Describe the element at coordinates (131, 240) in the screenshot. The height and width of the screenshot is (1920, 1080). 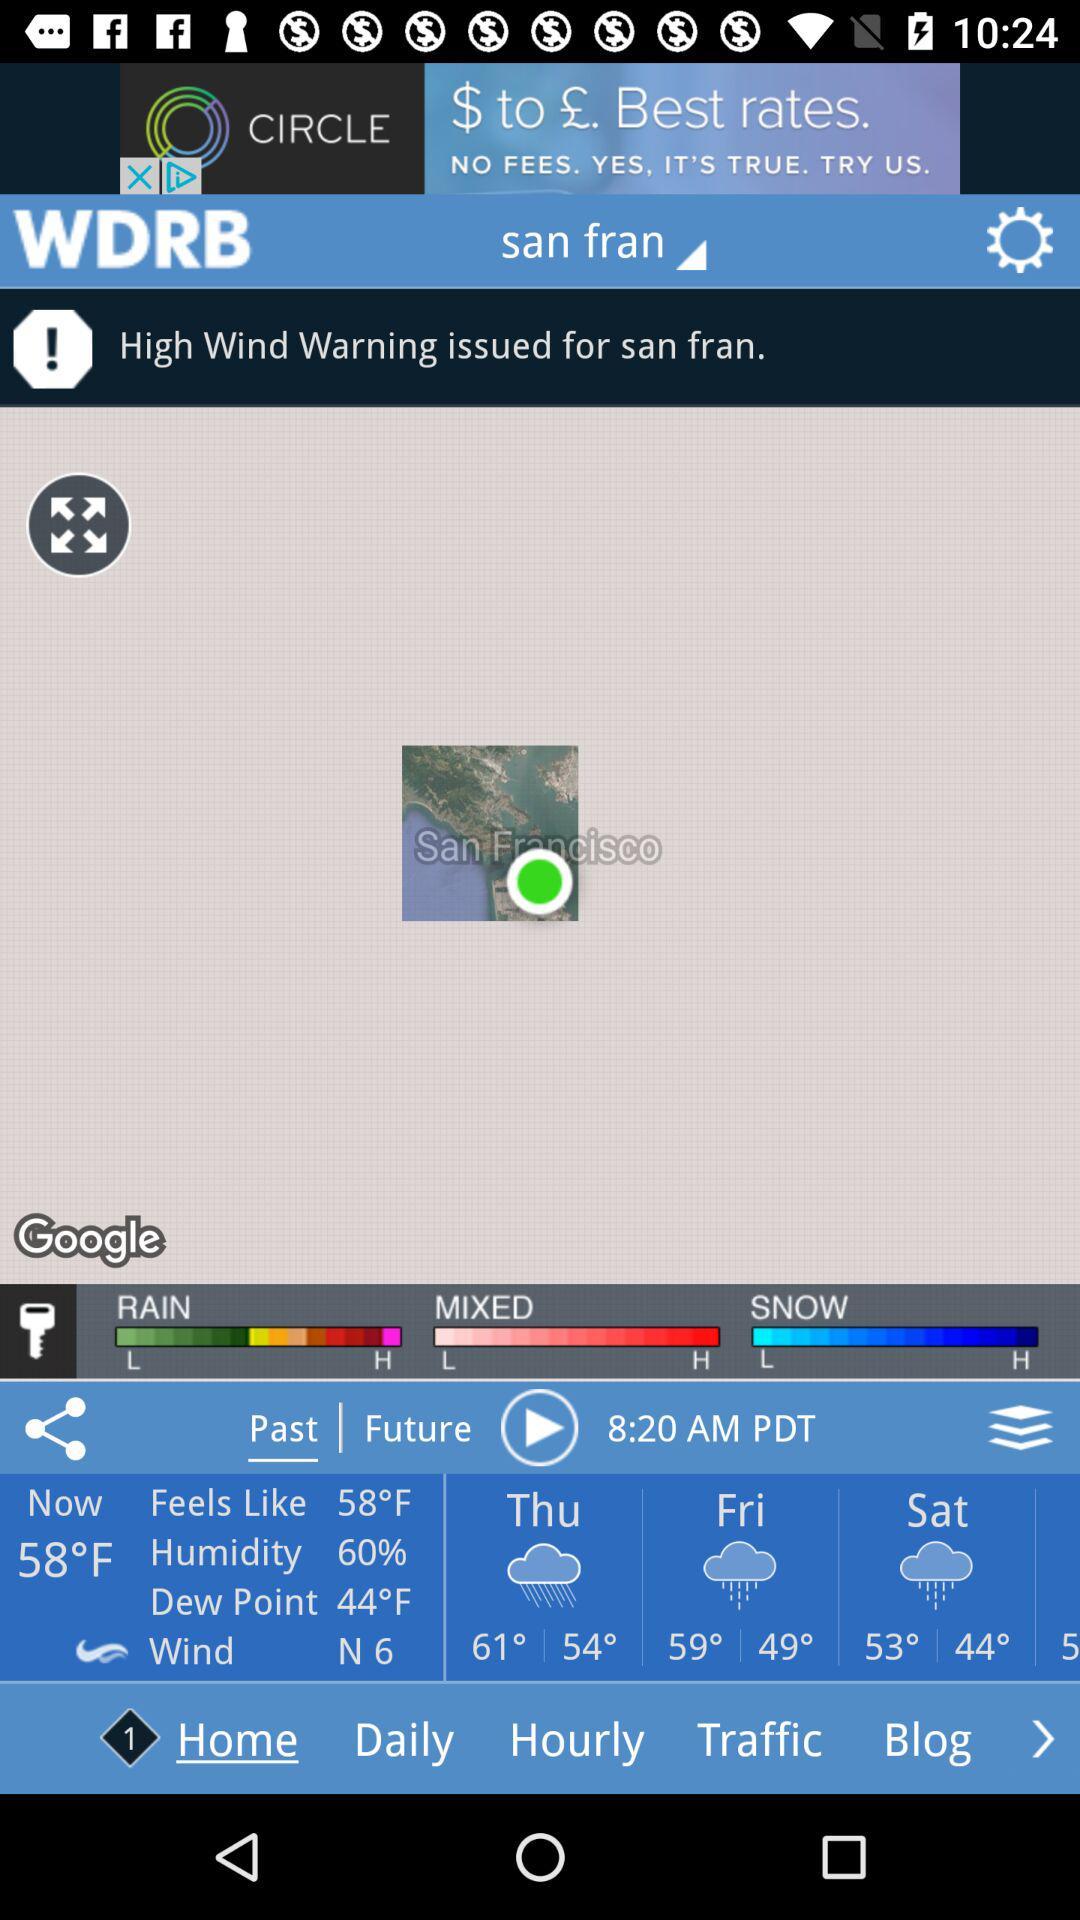
I see `homepage` at that location.